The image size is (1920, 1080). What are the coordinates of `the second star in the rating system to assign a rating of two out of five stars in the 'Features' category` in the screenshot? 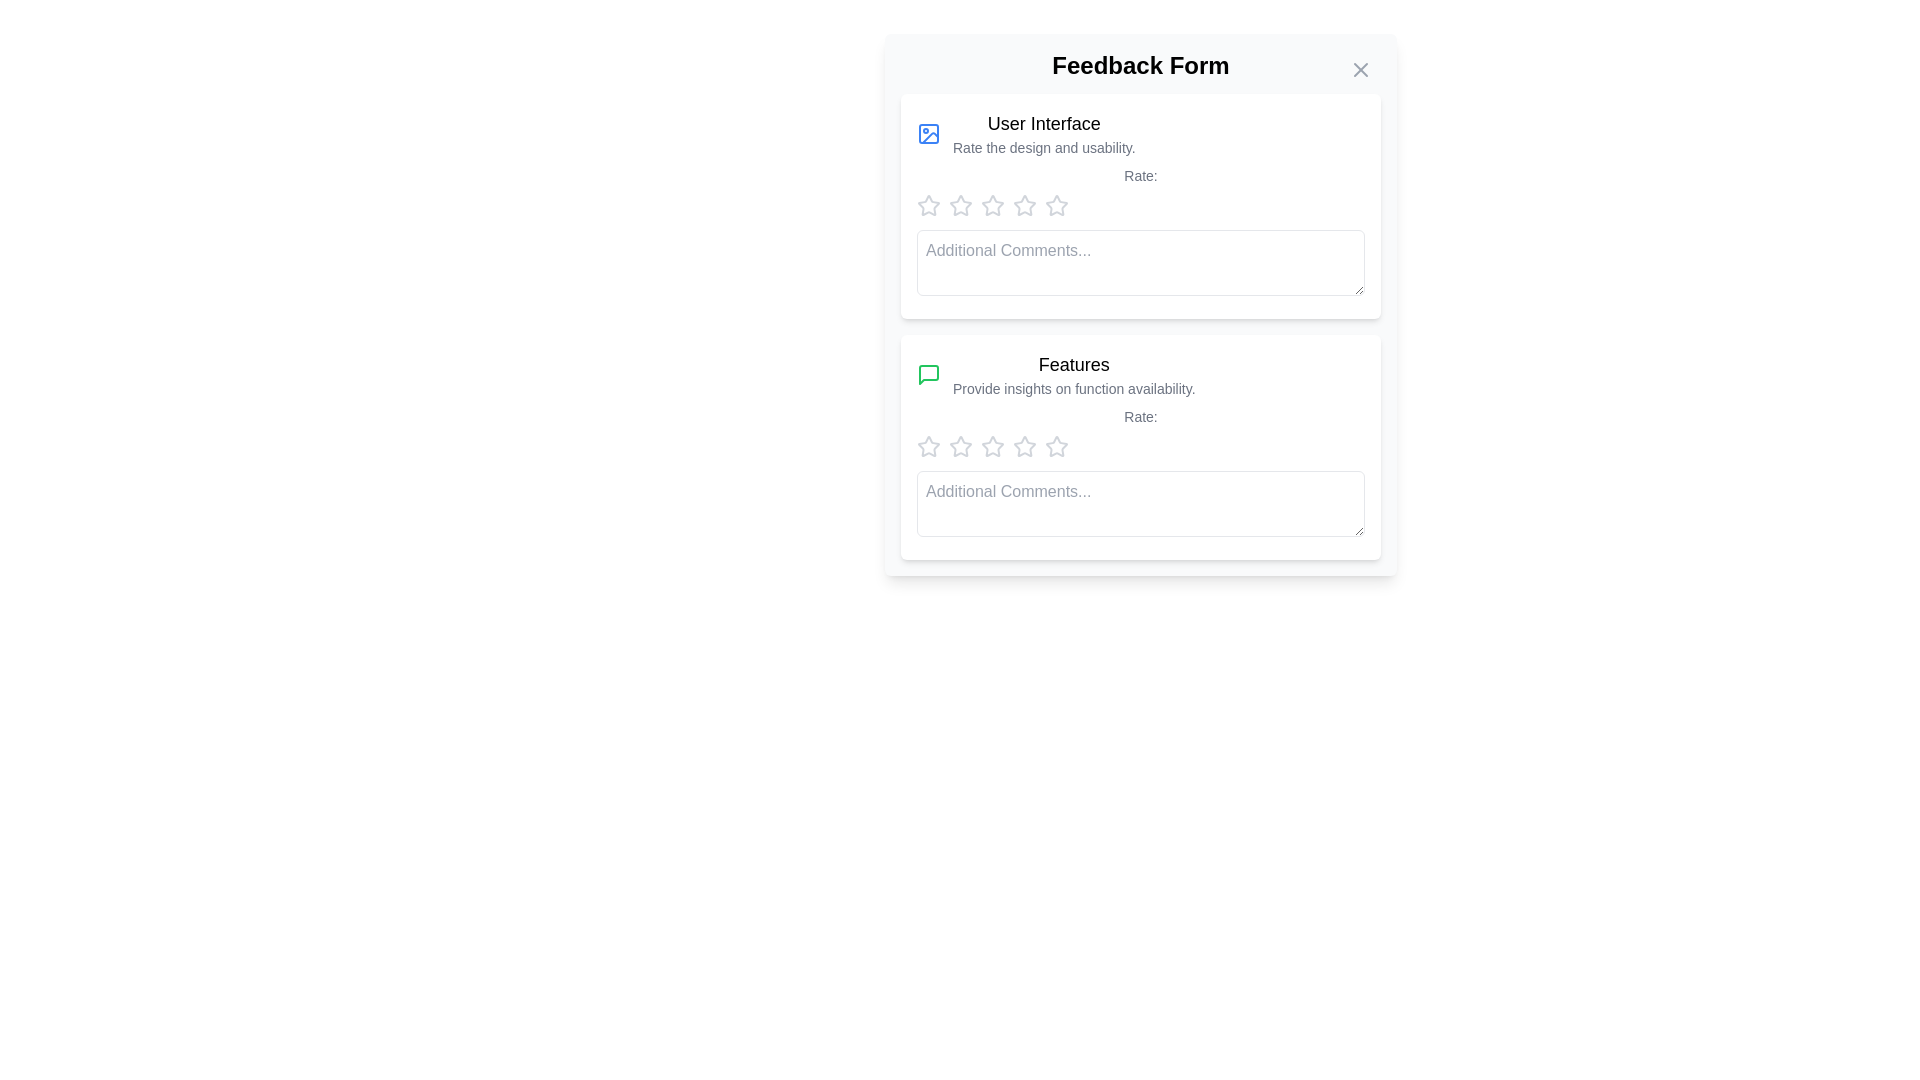 It's located at (992, 445).